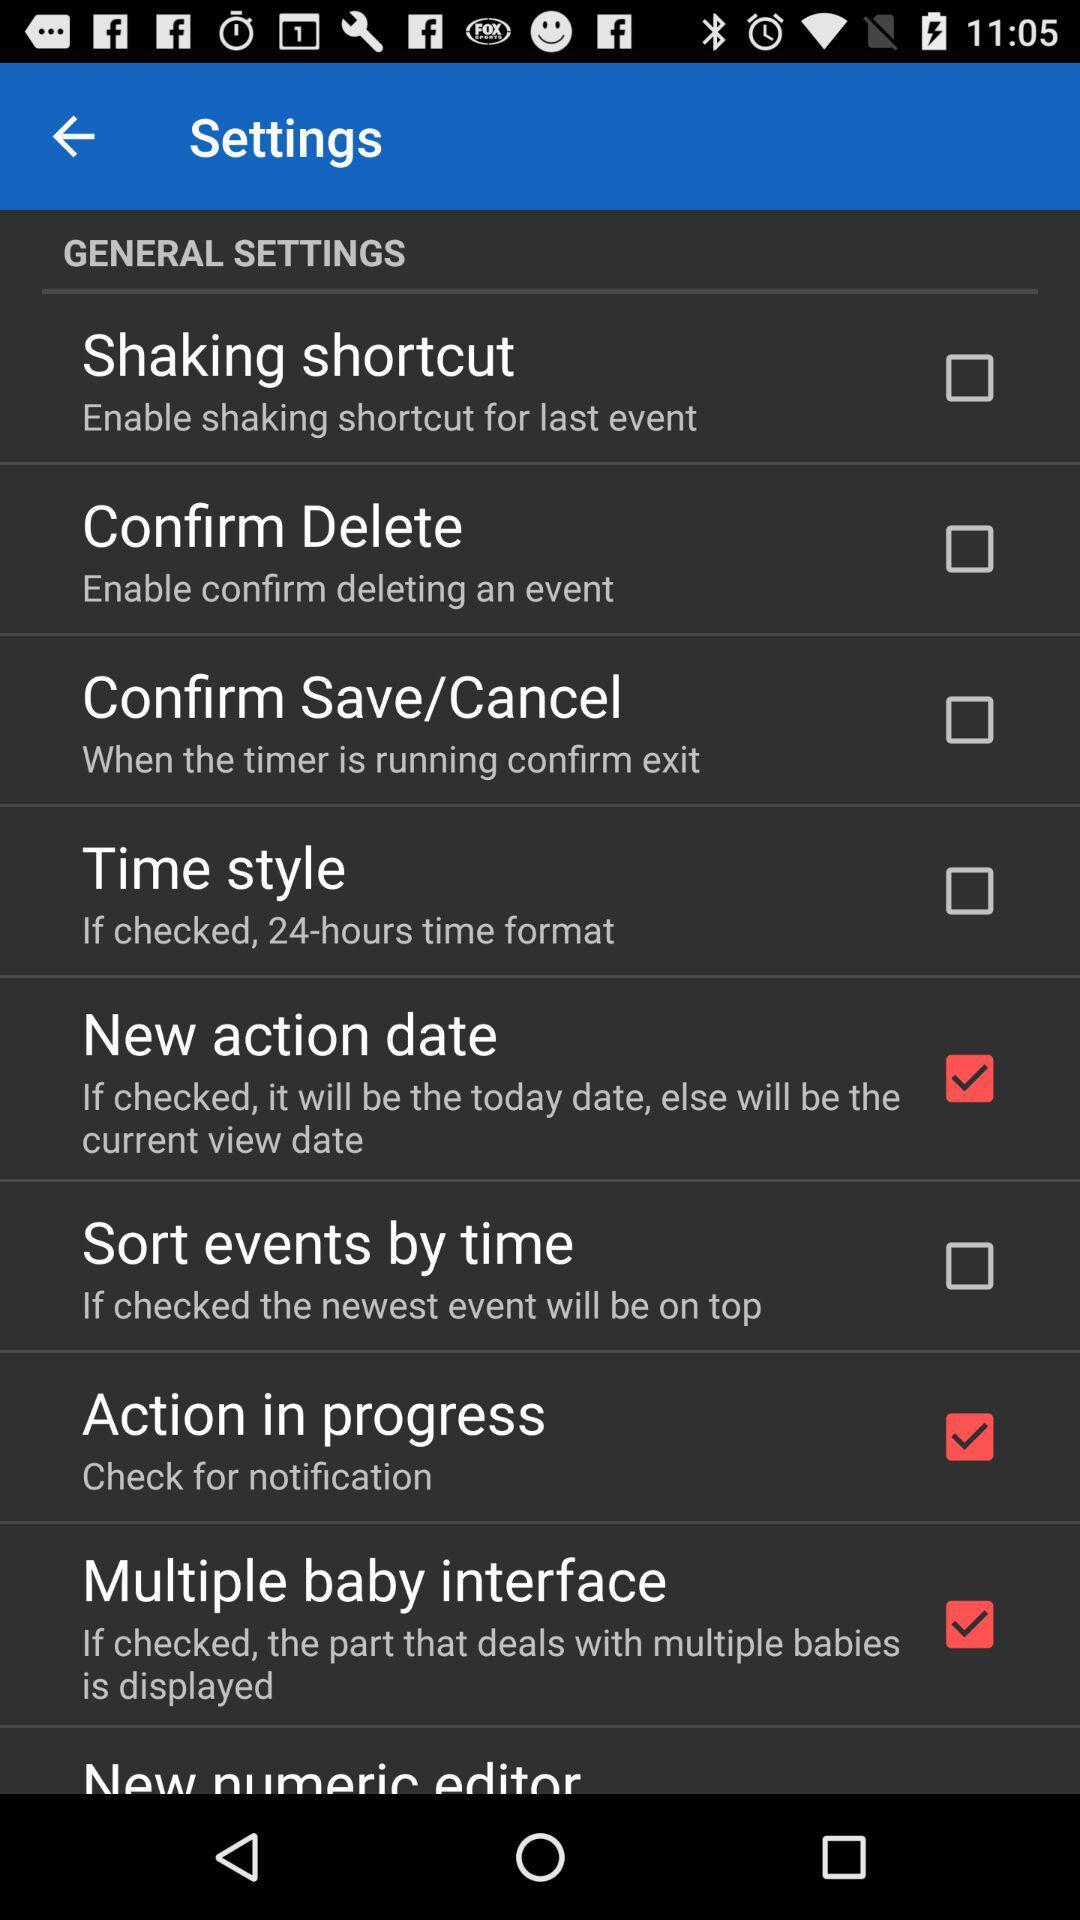 This screenshot has height=1920, width=1080. Describe the element at coordinates (72, 135) in the screenshot. I see `item next to settings icon` at that location.